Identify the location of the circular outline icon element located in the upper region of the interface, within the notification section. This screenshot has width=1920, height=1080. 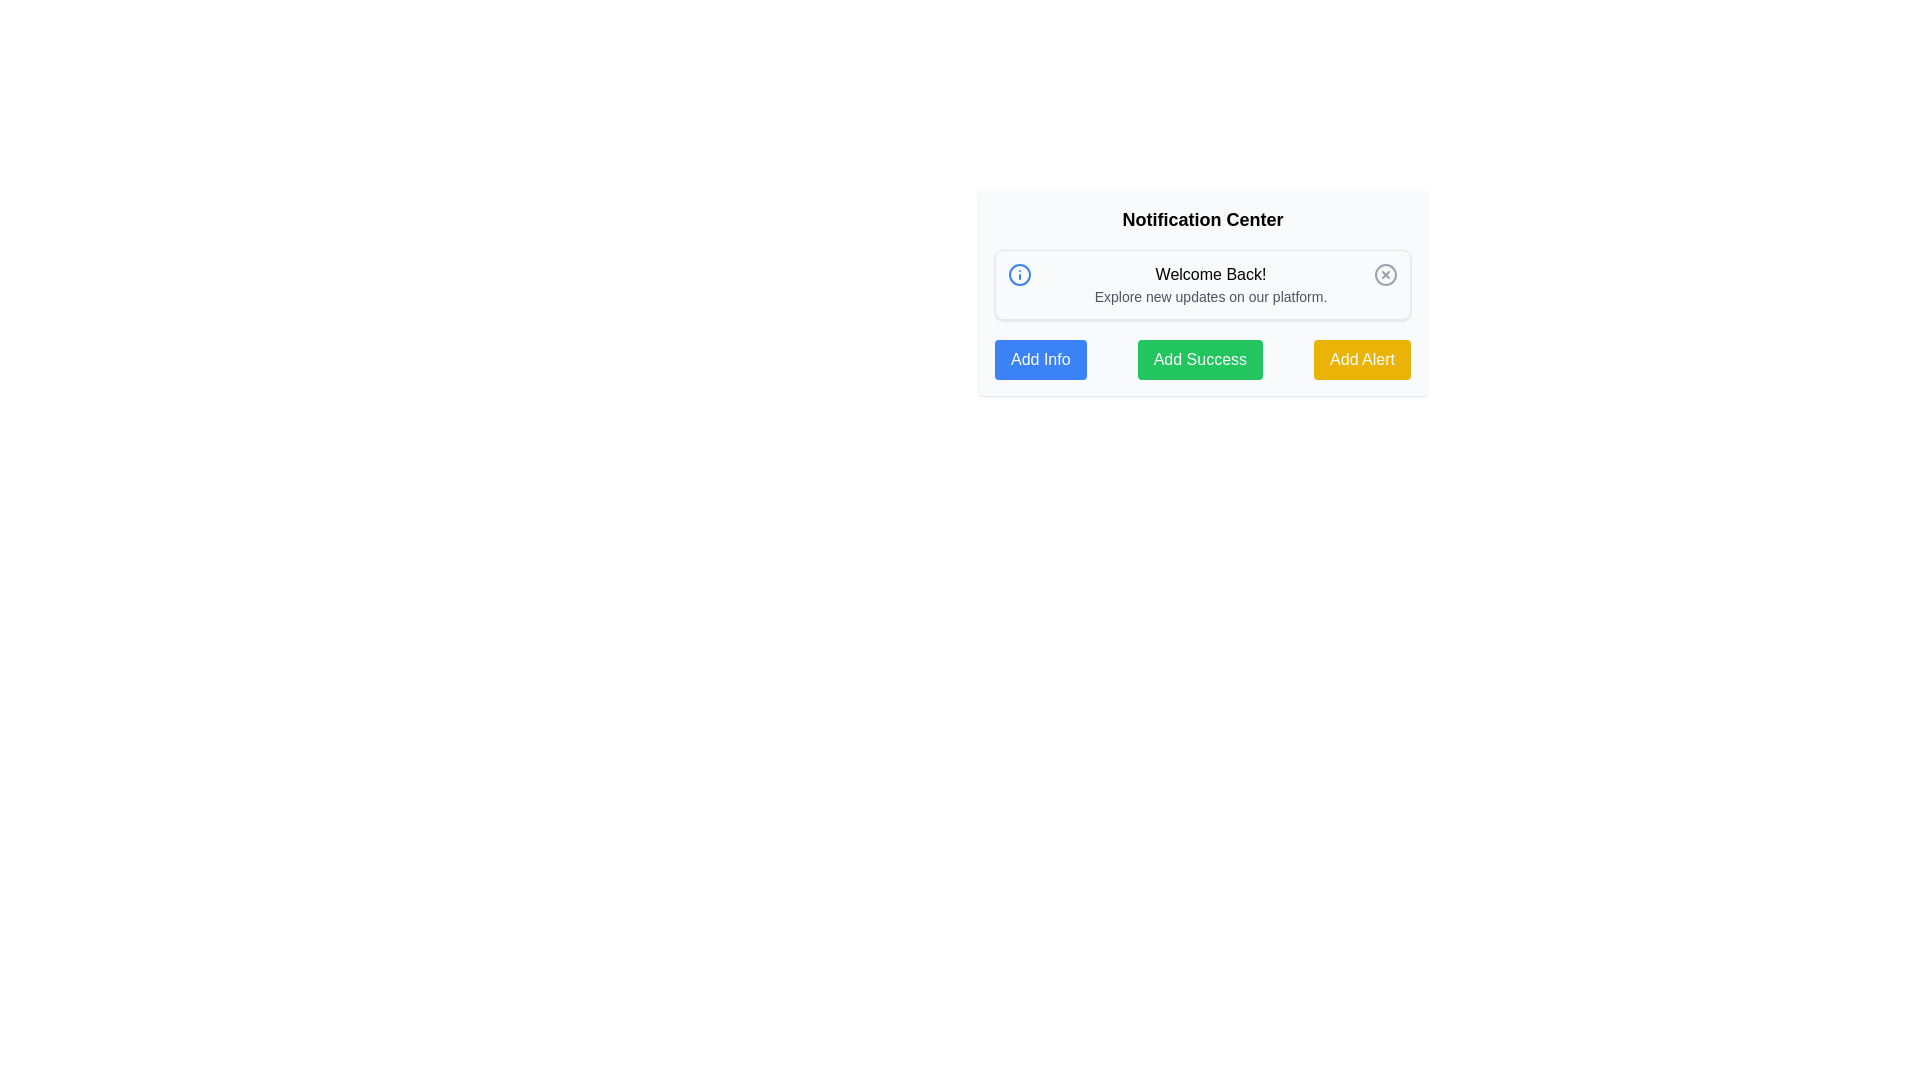
(1385, 274).